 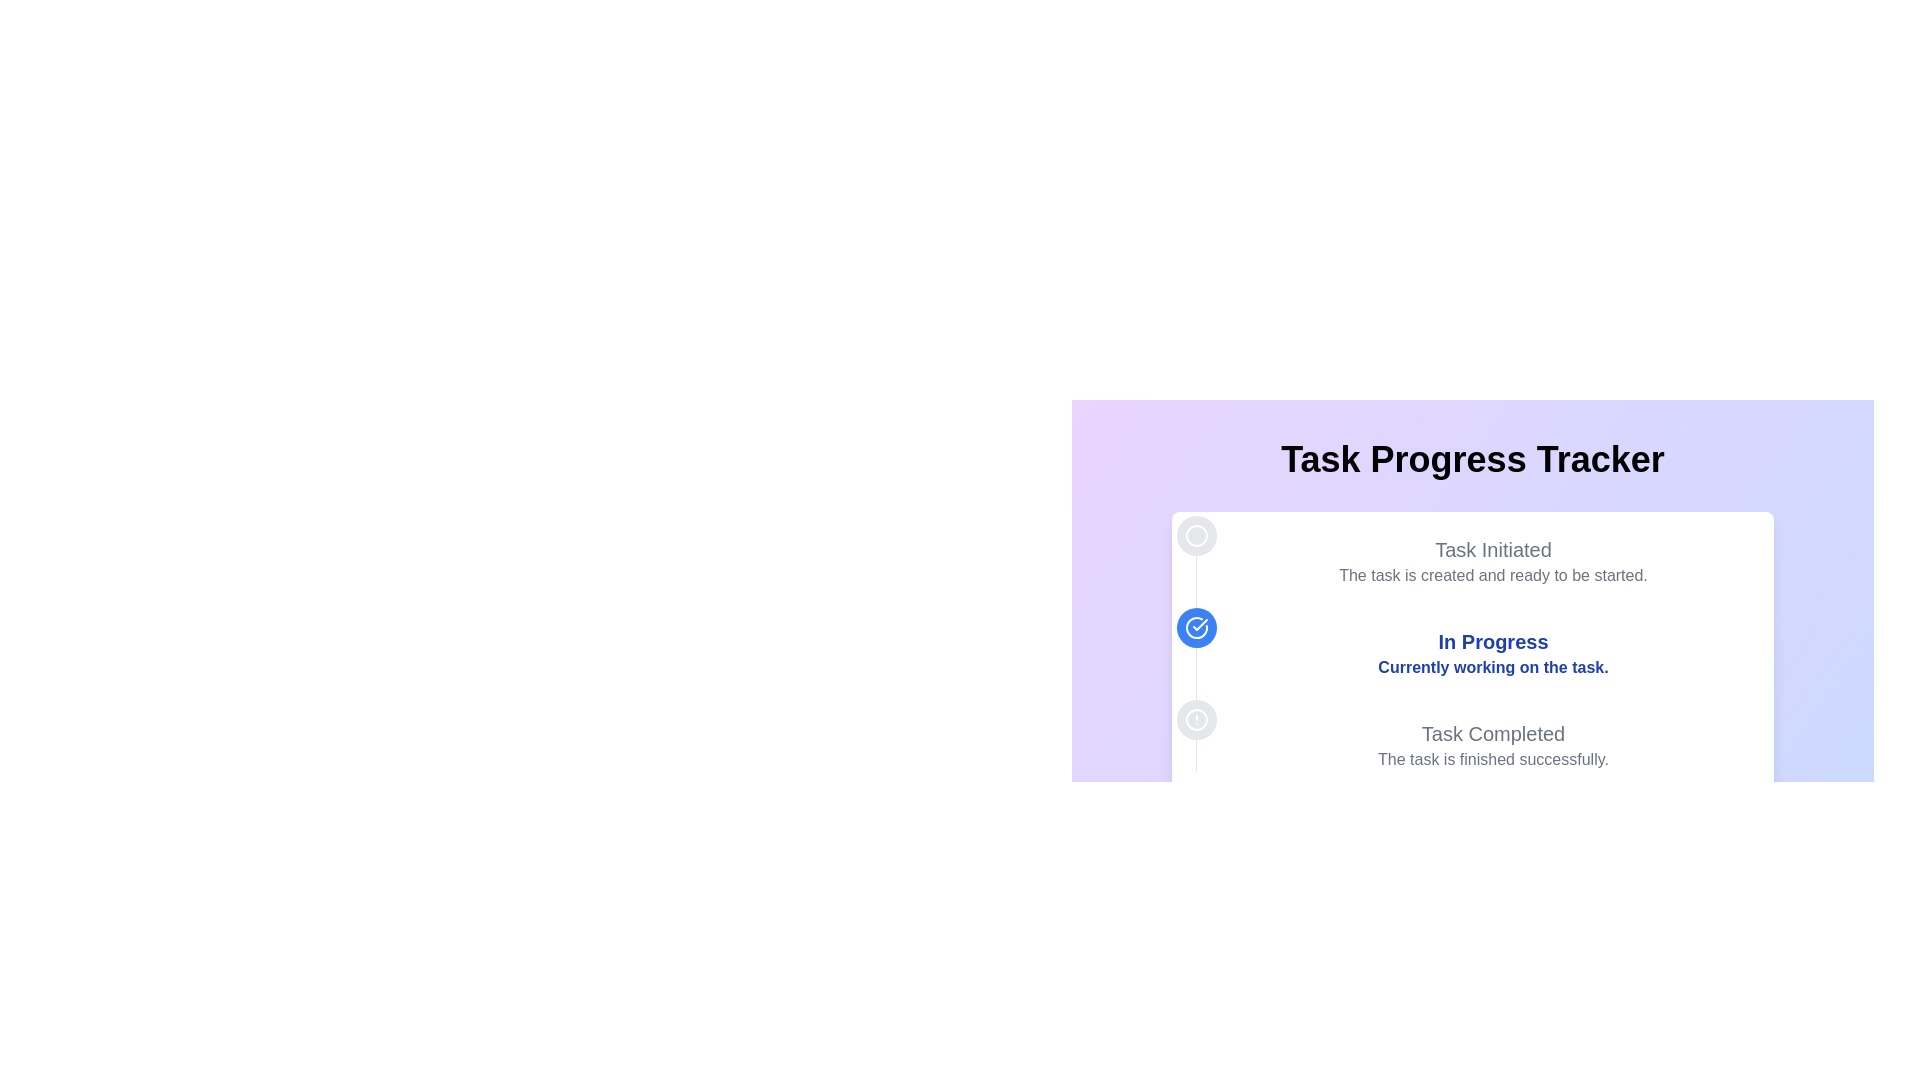 What do you see at coordinates (1493, 641) in the screenshot?
I see `the prominent text label displaying 'In Progress' which is styled in large, bold blue text, located centrally above a smaller status description in a progress tracker interface` at bounding box center [1493, 641].